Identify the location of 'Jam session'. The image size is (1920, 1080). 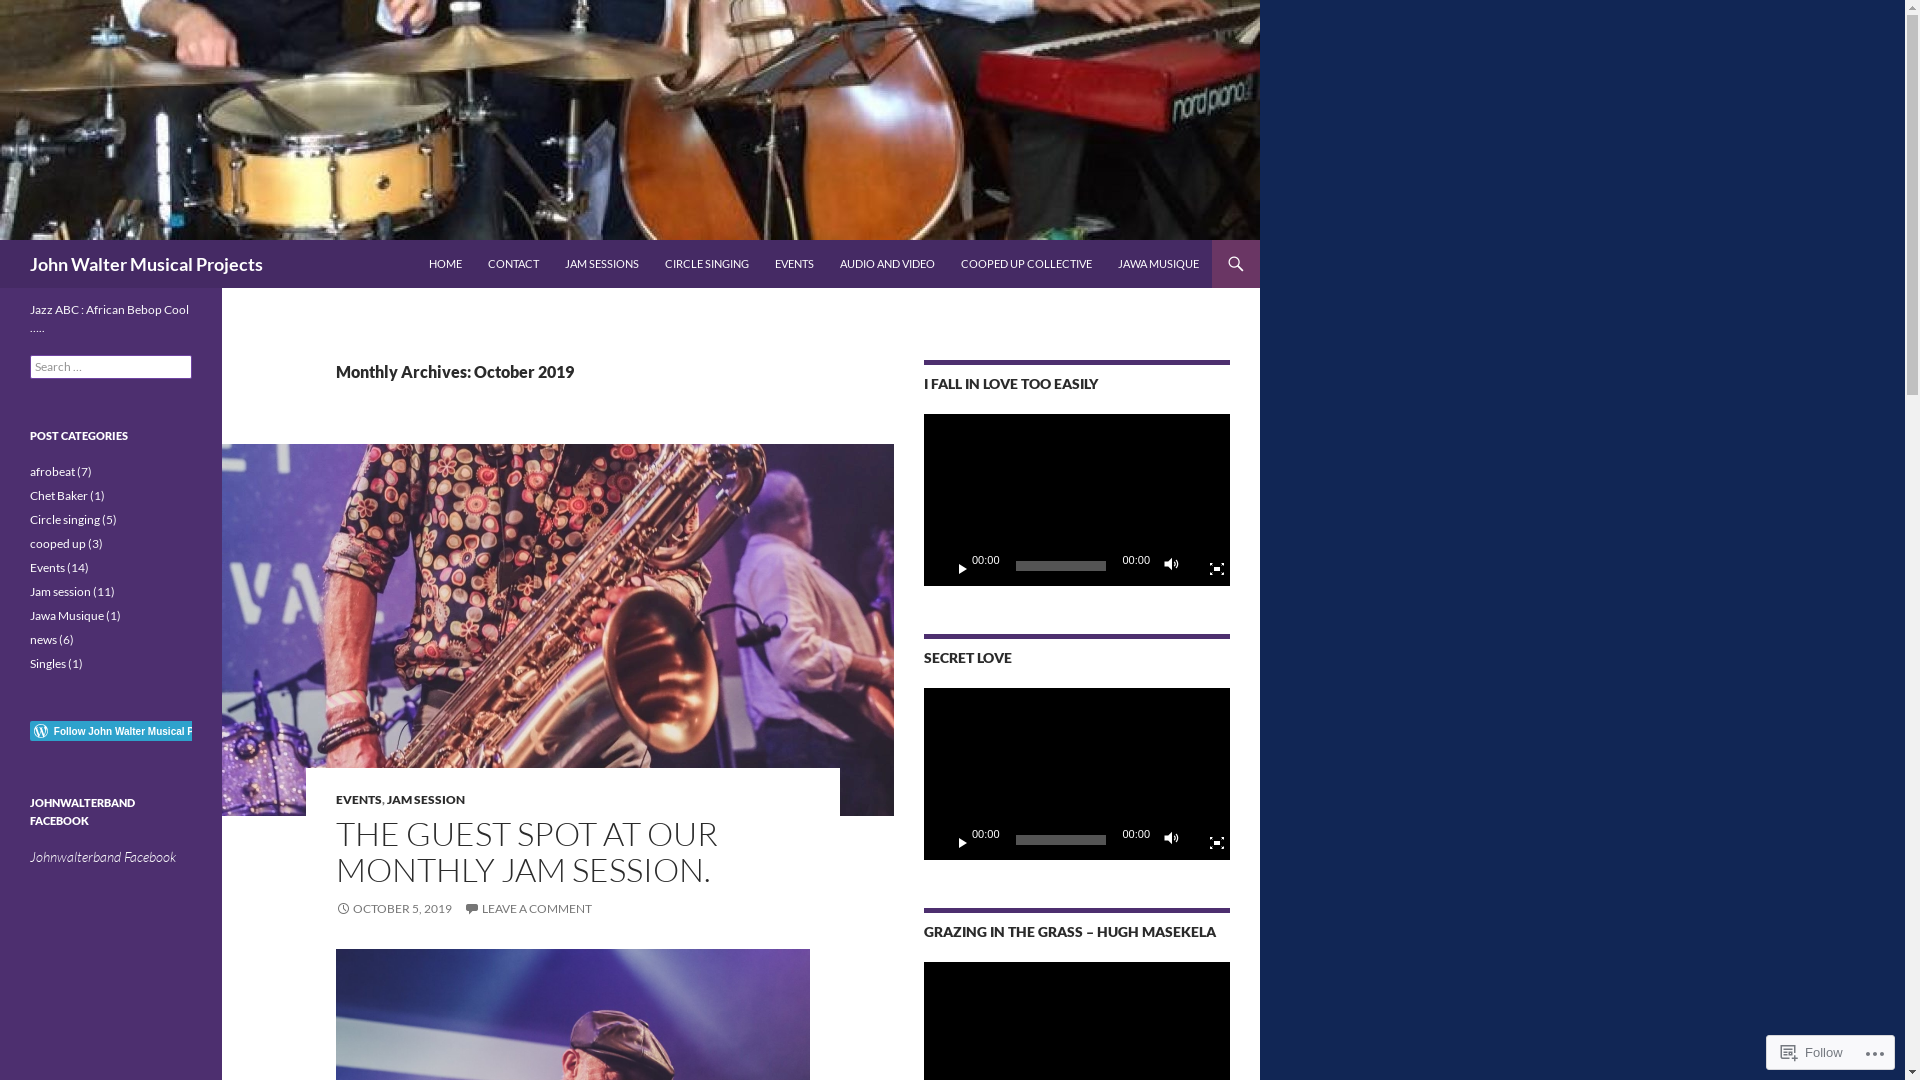
(60, 590).